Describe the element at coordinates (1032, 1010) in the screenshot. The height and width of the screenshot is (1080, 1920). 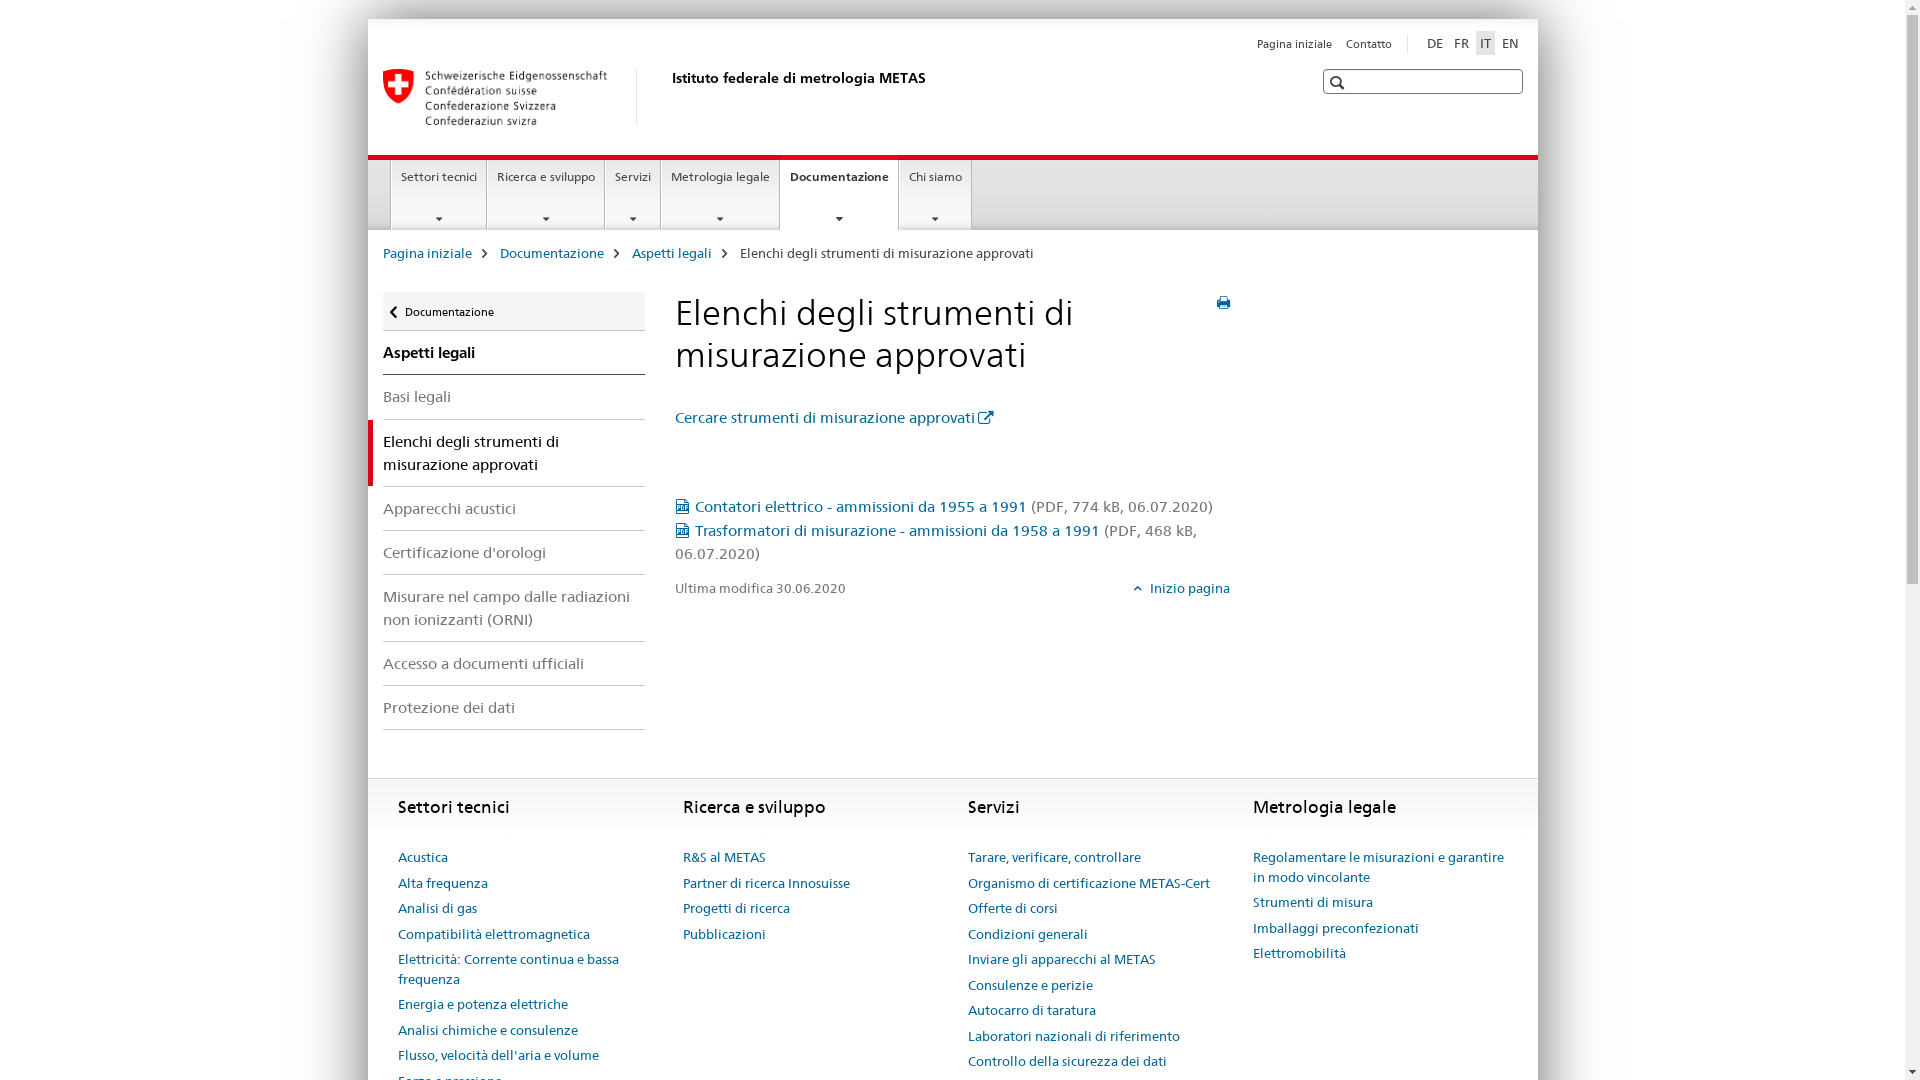
I see `'Autocarro di taratura'` at that location.